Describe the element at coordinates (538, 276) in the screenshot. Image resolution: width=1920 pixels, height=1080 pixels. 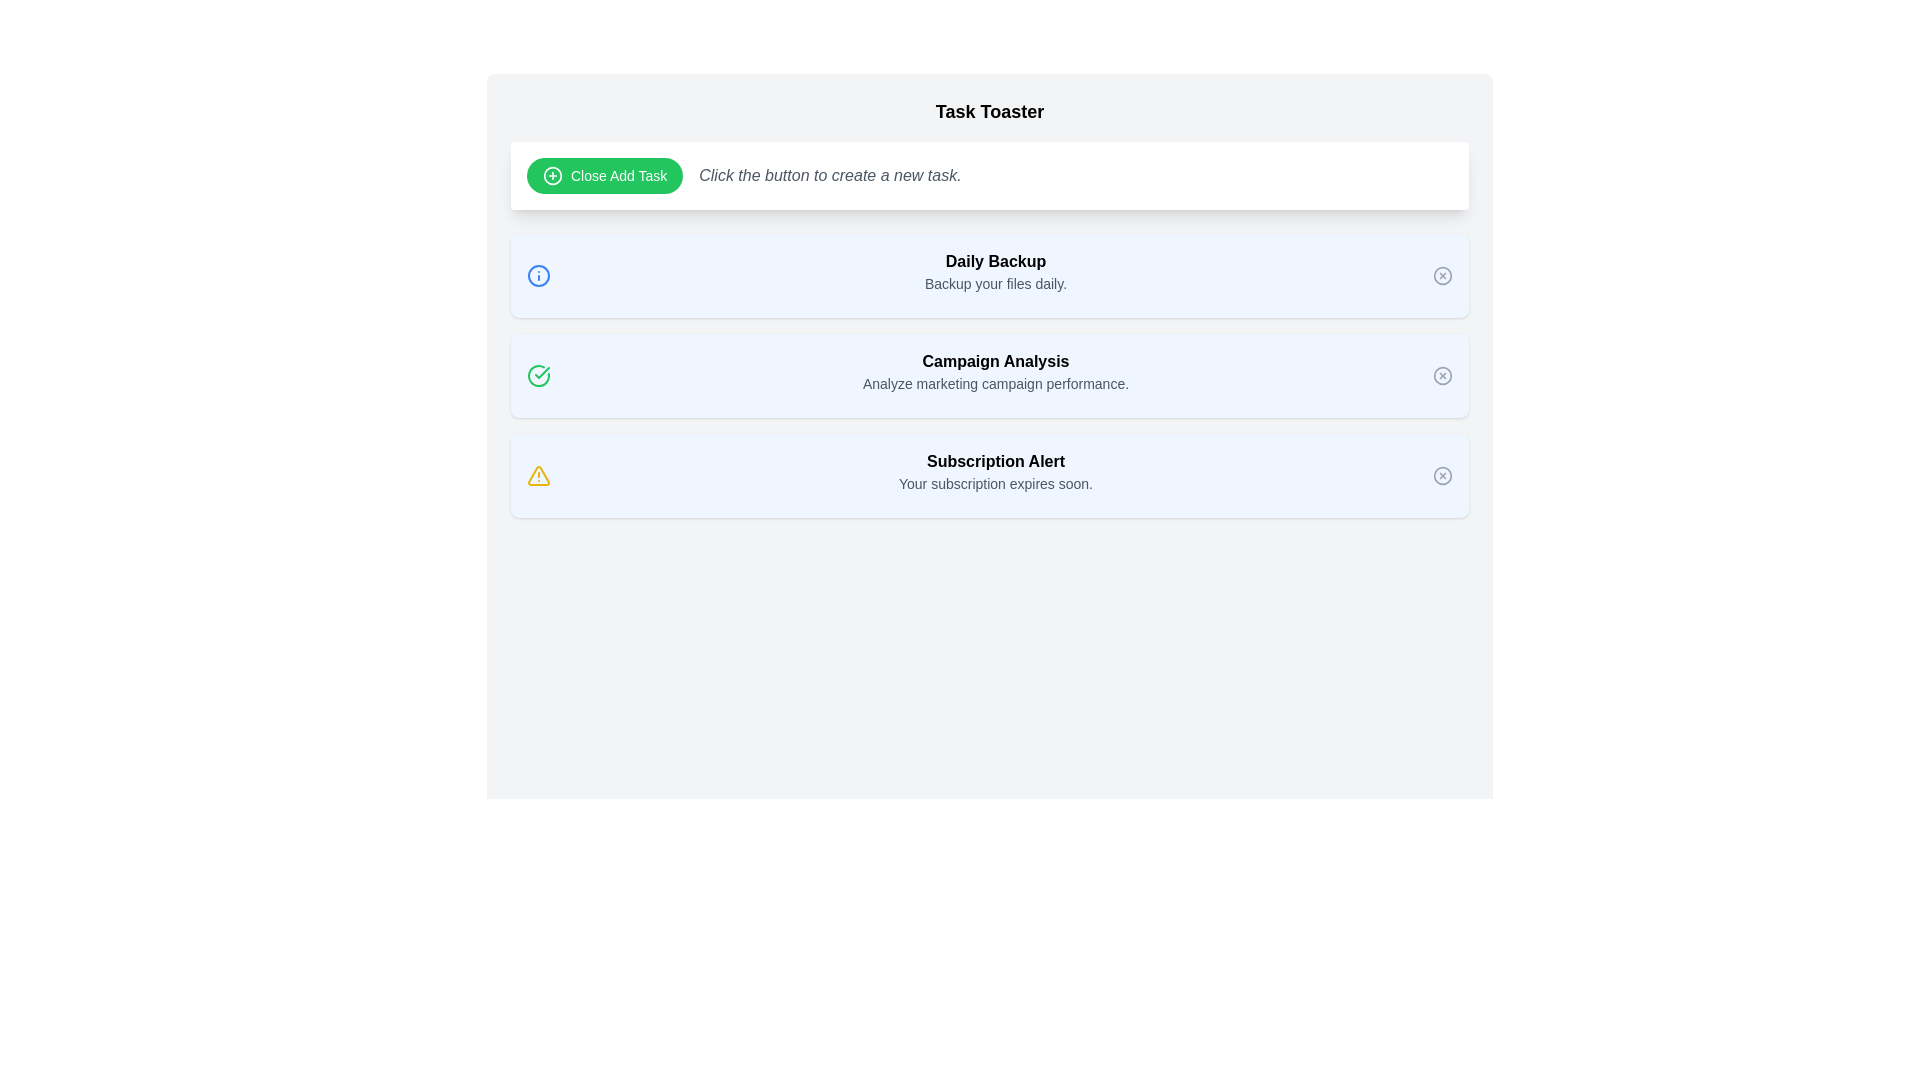
I see `the blue circular icon located at the head of the notification box titled 'Daily Backup', positioned to the left of the text contents` at that location.